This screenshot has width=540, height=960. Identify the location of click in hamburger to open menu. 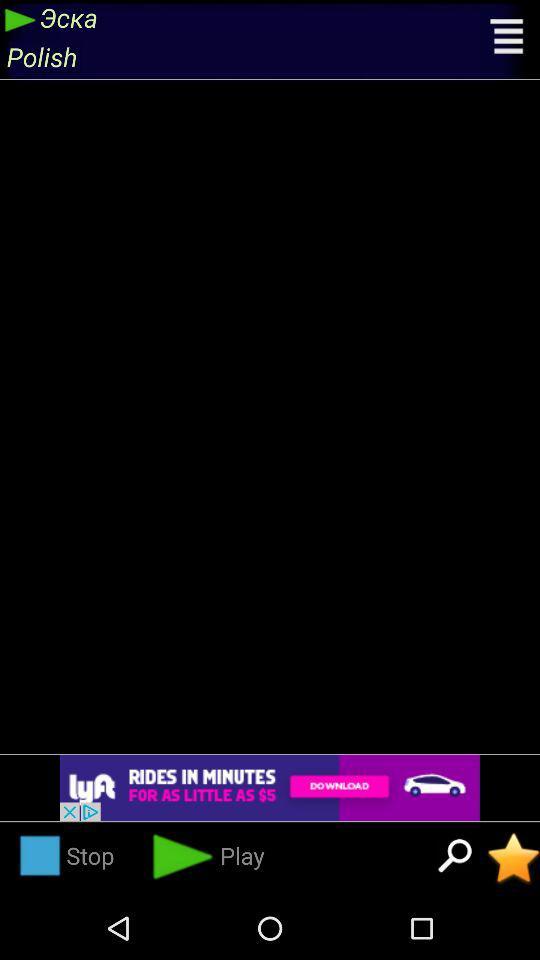
(508, 38).